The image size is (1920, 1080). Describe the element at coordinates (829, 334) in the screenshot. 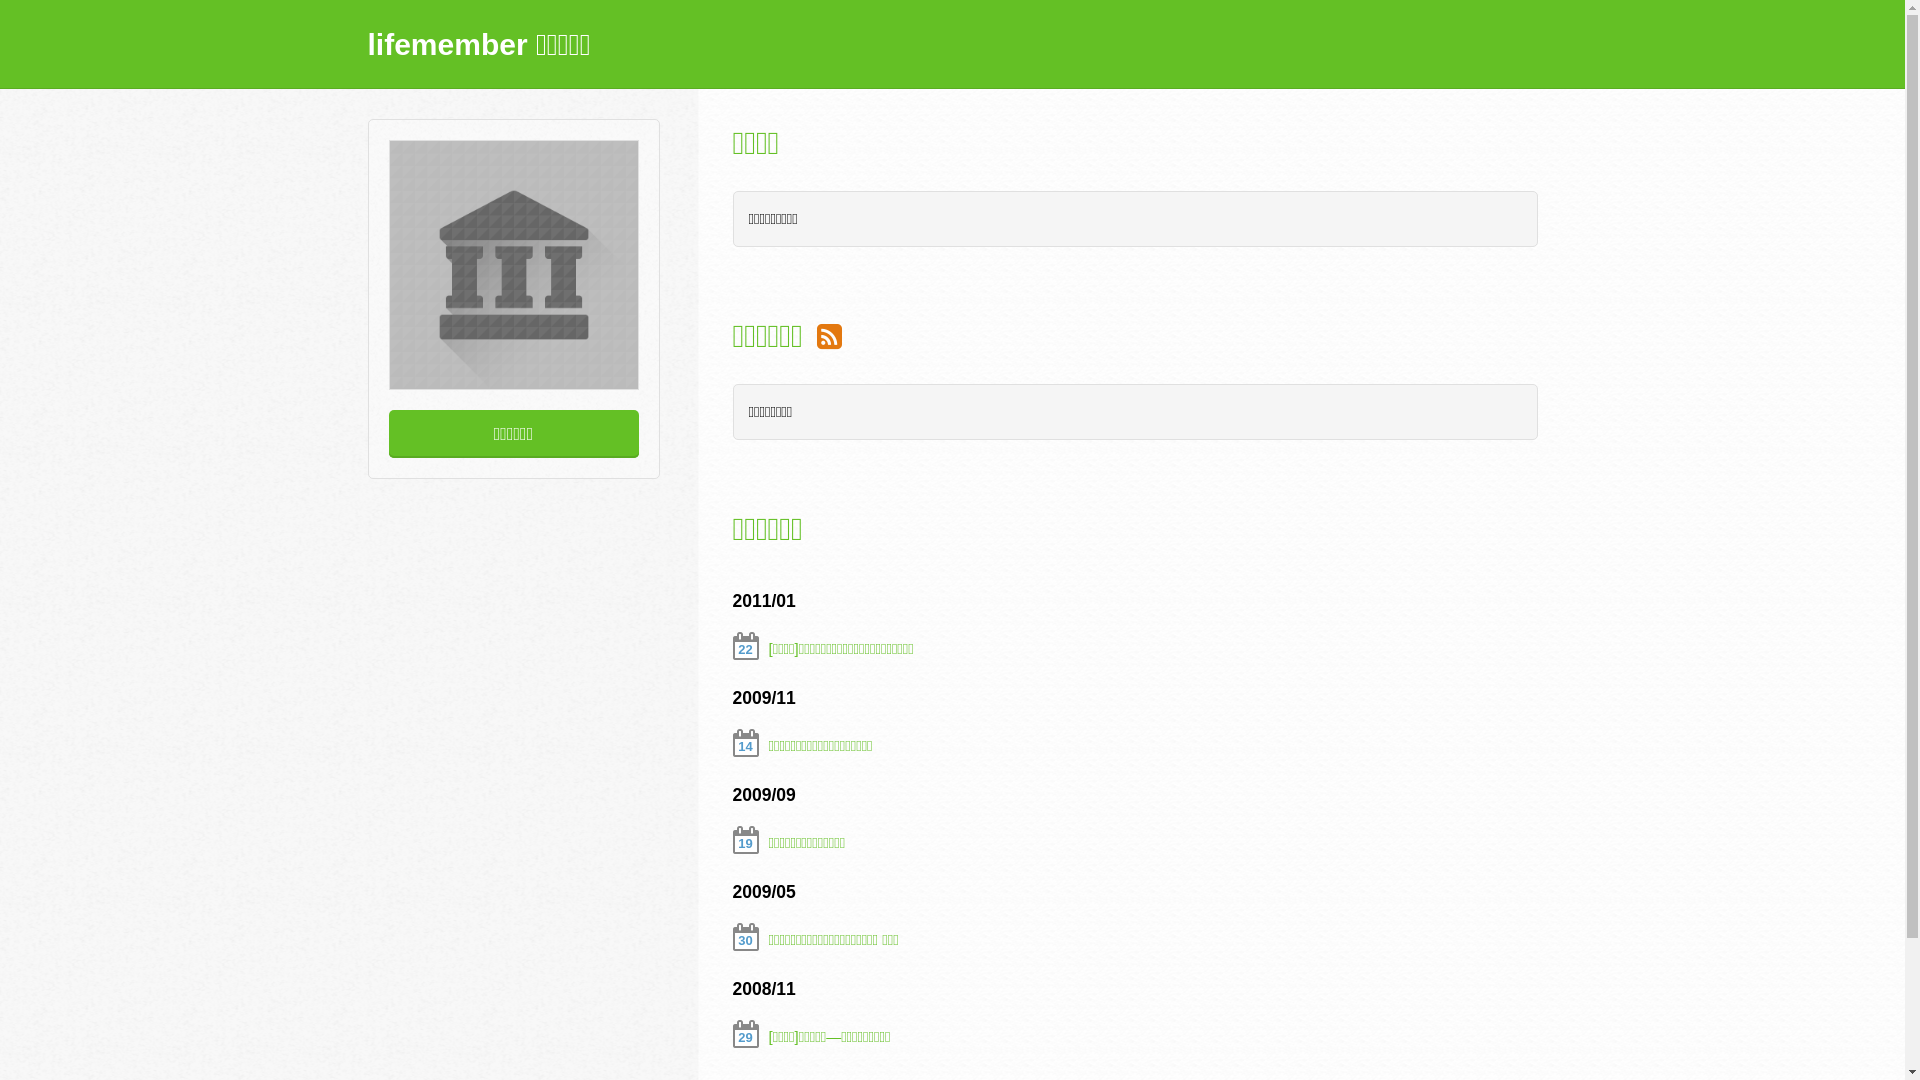

I see `'Organization Events RSS'` at that location.